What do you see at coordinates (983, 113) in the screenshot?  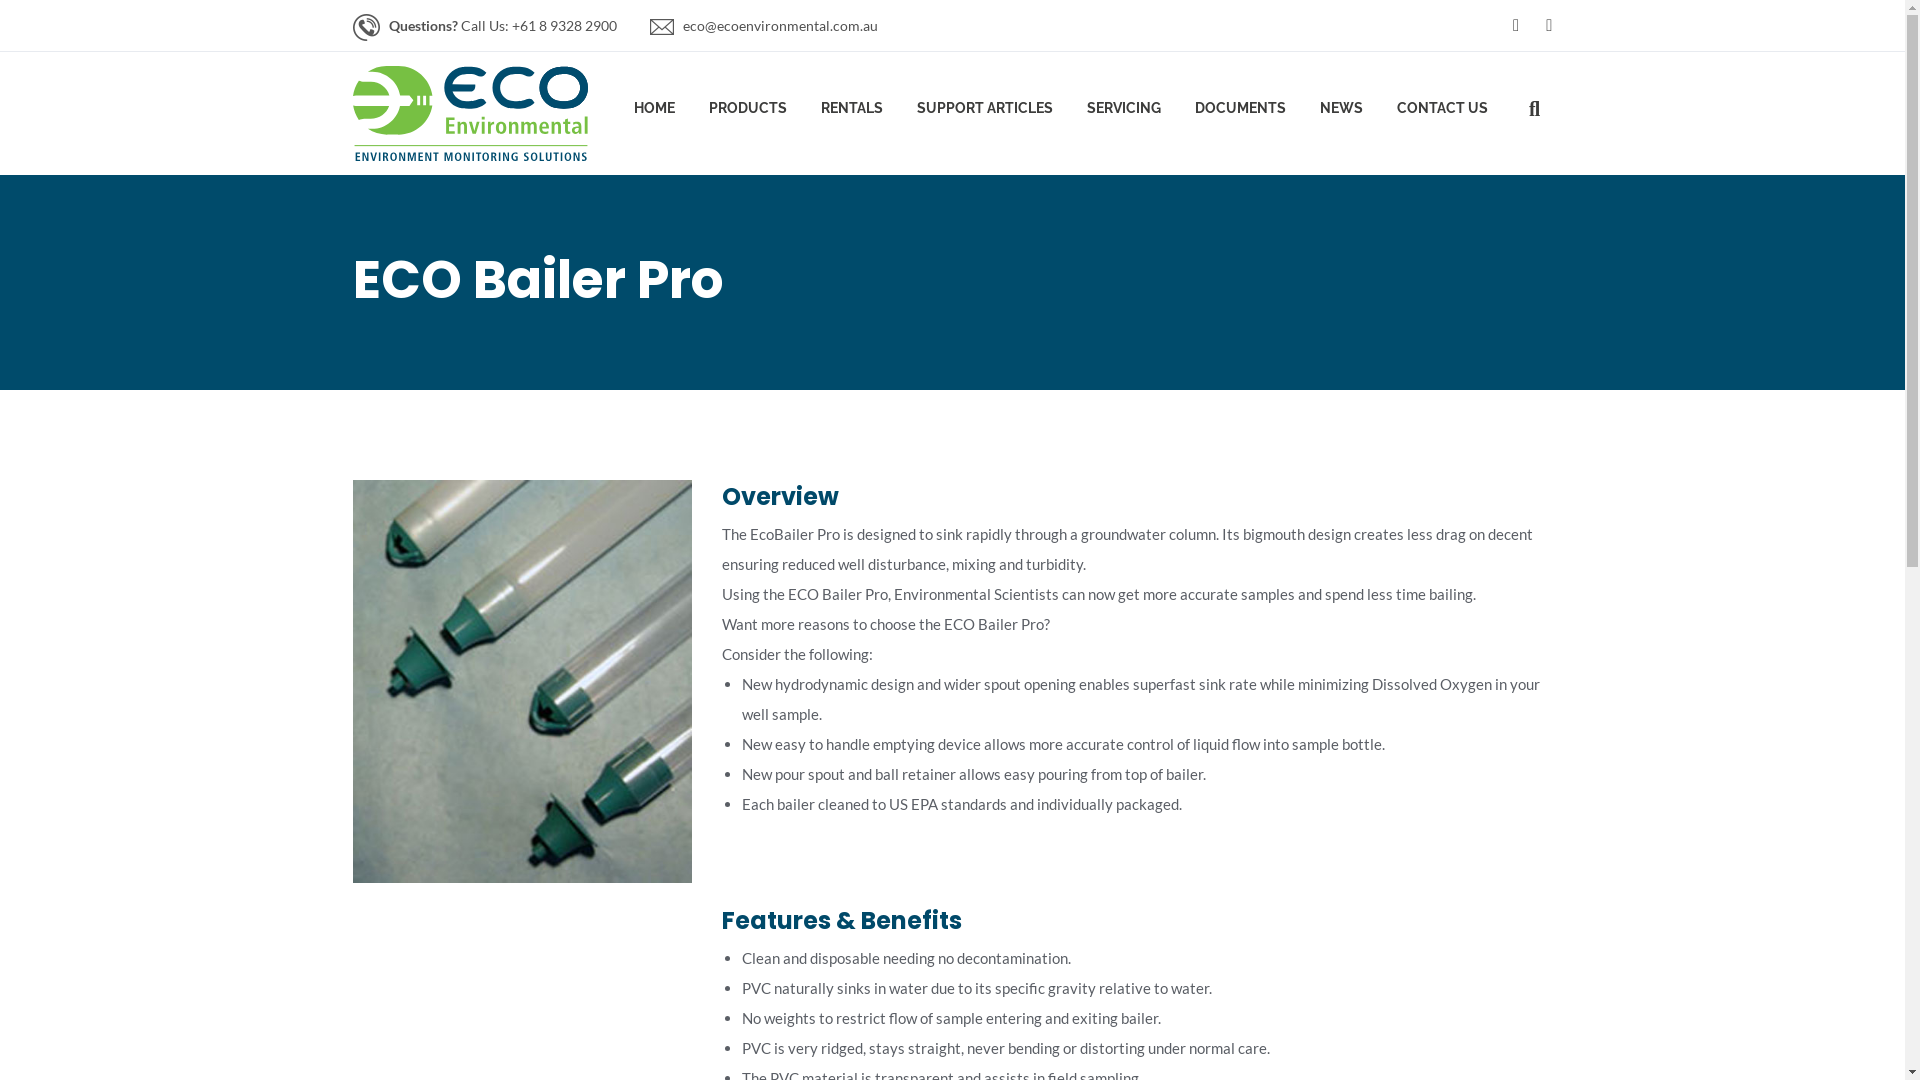 I see `'SUPPORT ARTICLES'` at bounding box center [983, 113].